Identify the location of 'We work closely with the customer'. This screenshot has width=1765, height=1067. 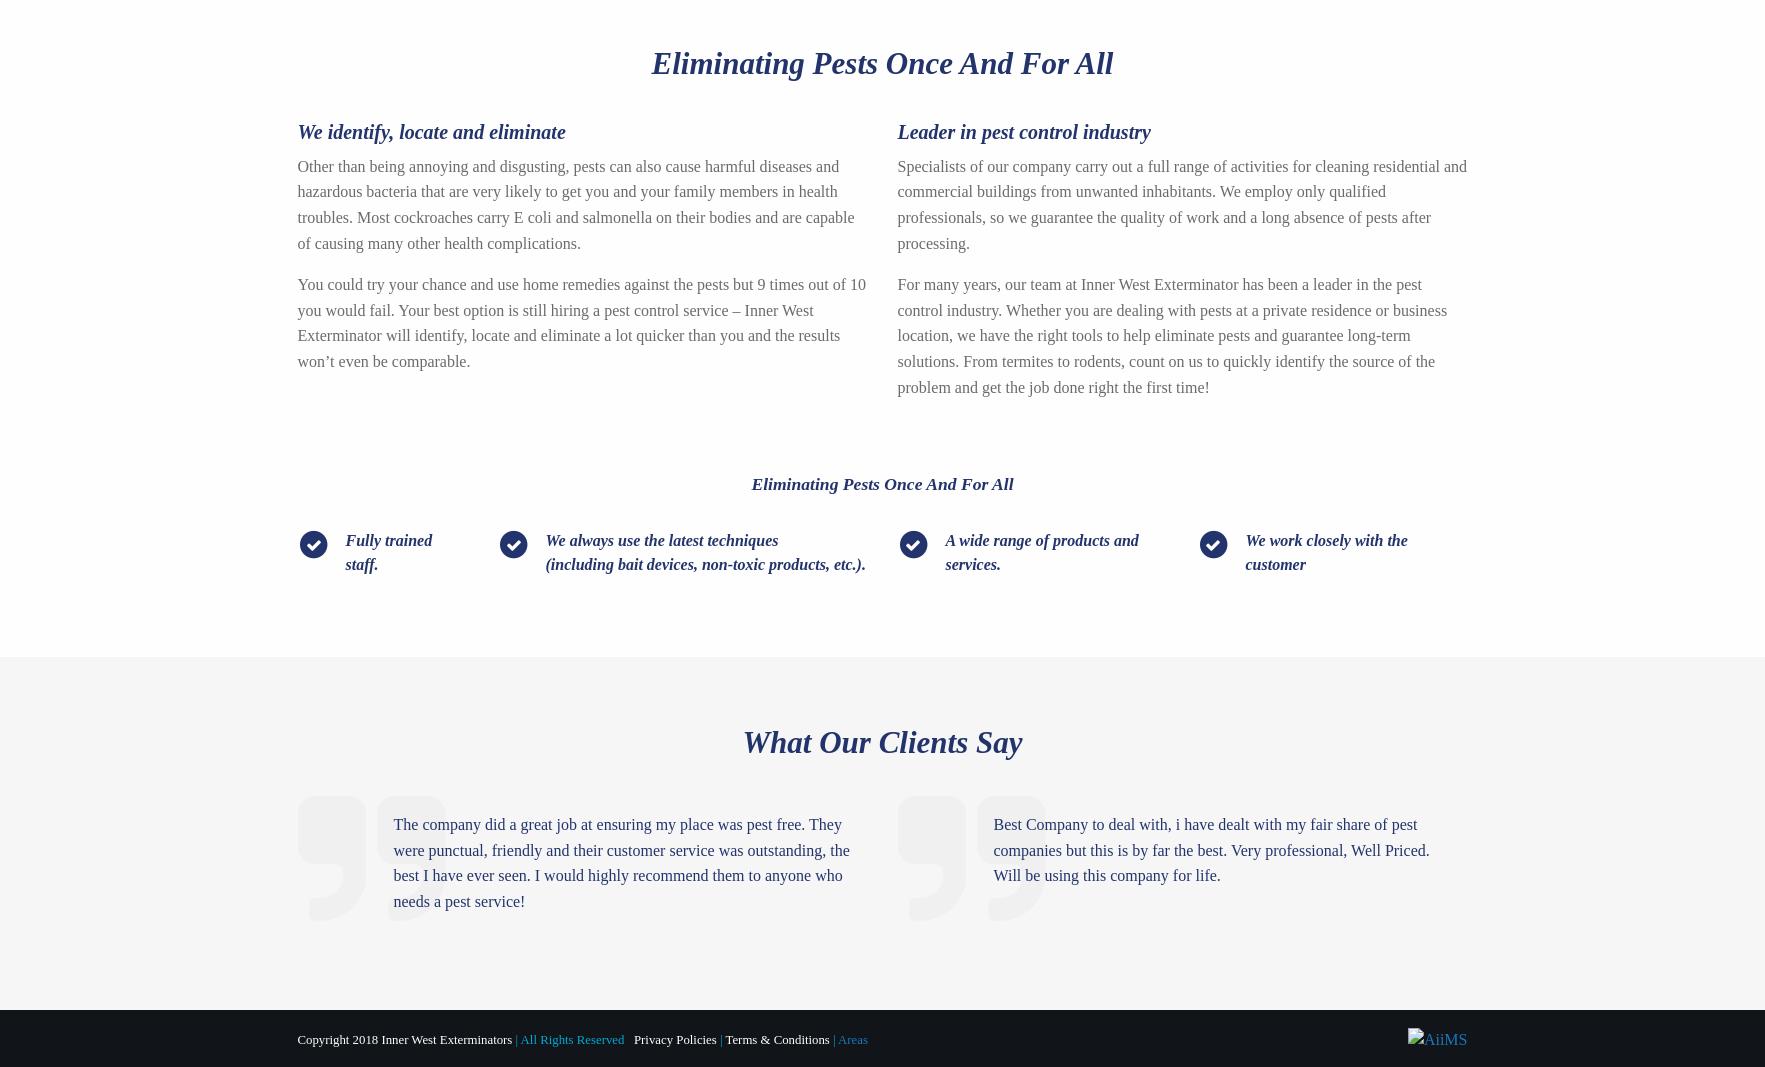
(1326, 551).